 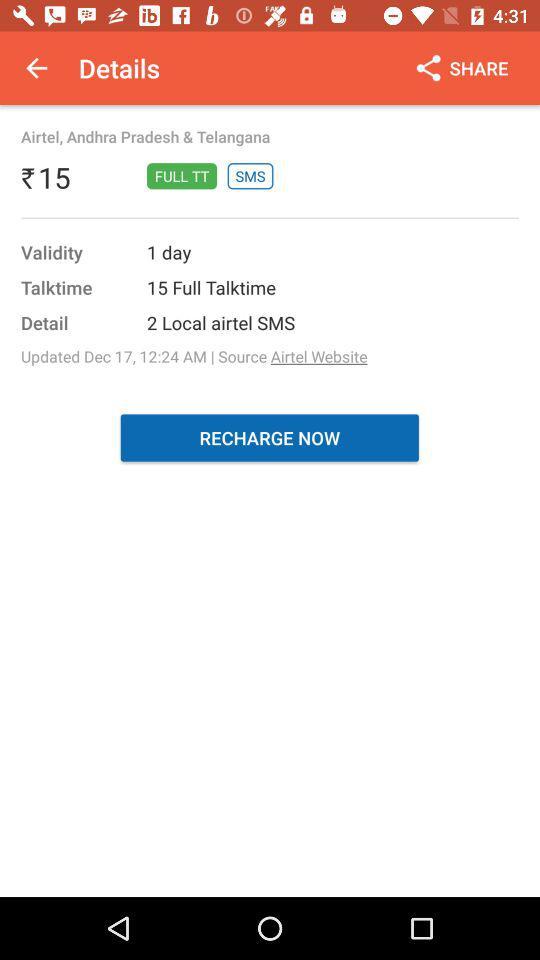 I want to click on the icon at the top right corner, so click(x=460, y=68).